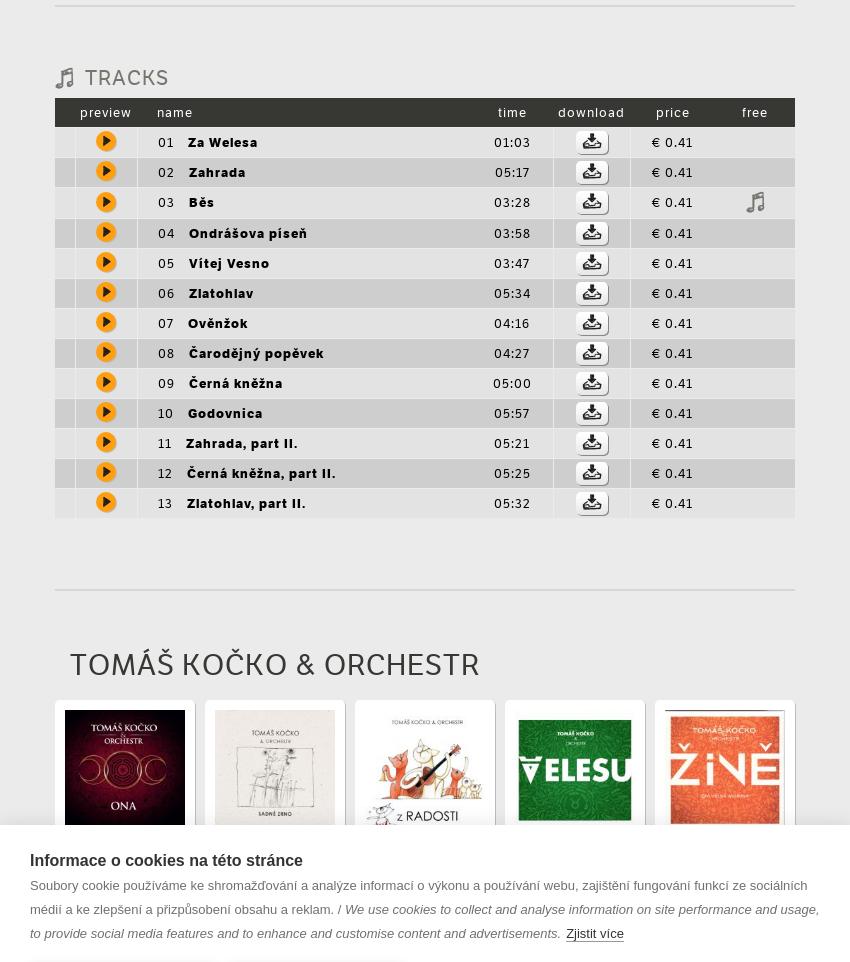 The width and height of the screenshot is (850, 962). Describe the element at coordinates (166, 472) in the screenshot. I see `'12'` at that location.